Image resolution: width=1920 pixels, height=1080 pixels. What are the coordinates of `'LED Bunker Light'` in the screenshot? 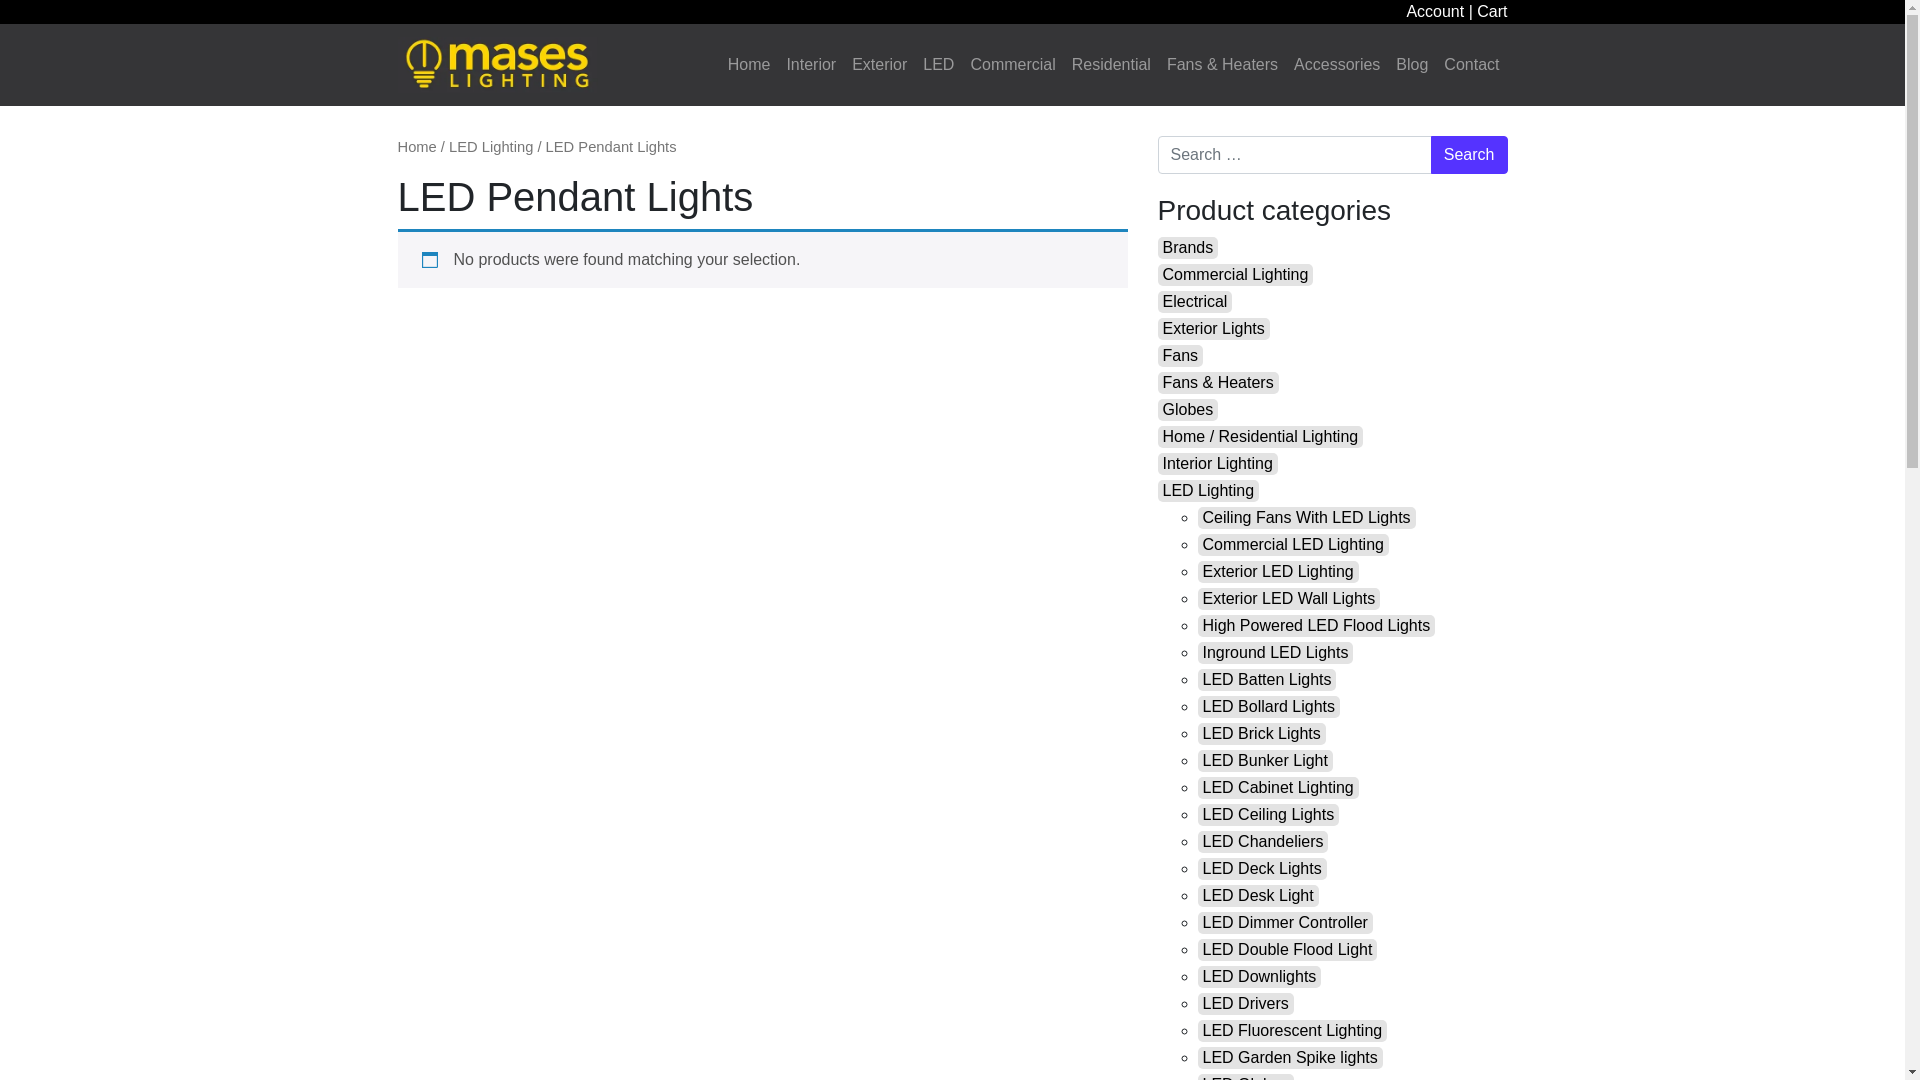 It's located at (1264, 760).